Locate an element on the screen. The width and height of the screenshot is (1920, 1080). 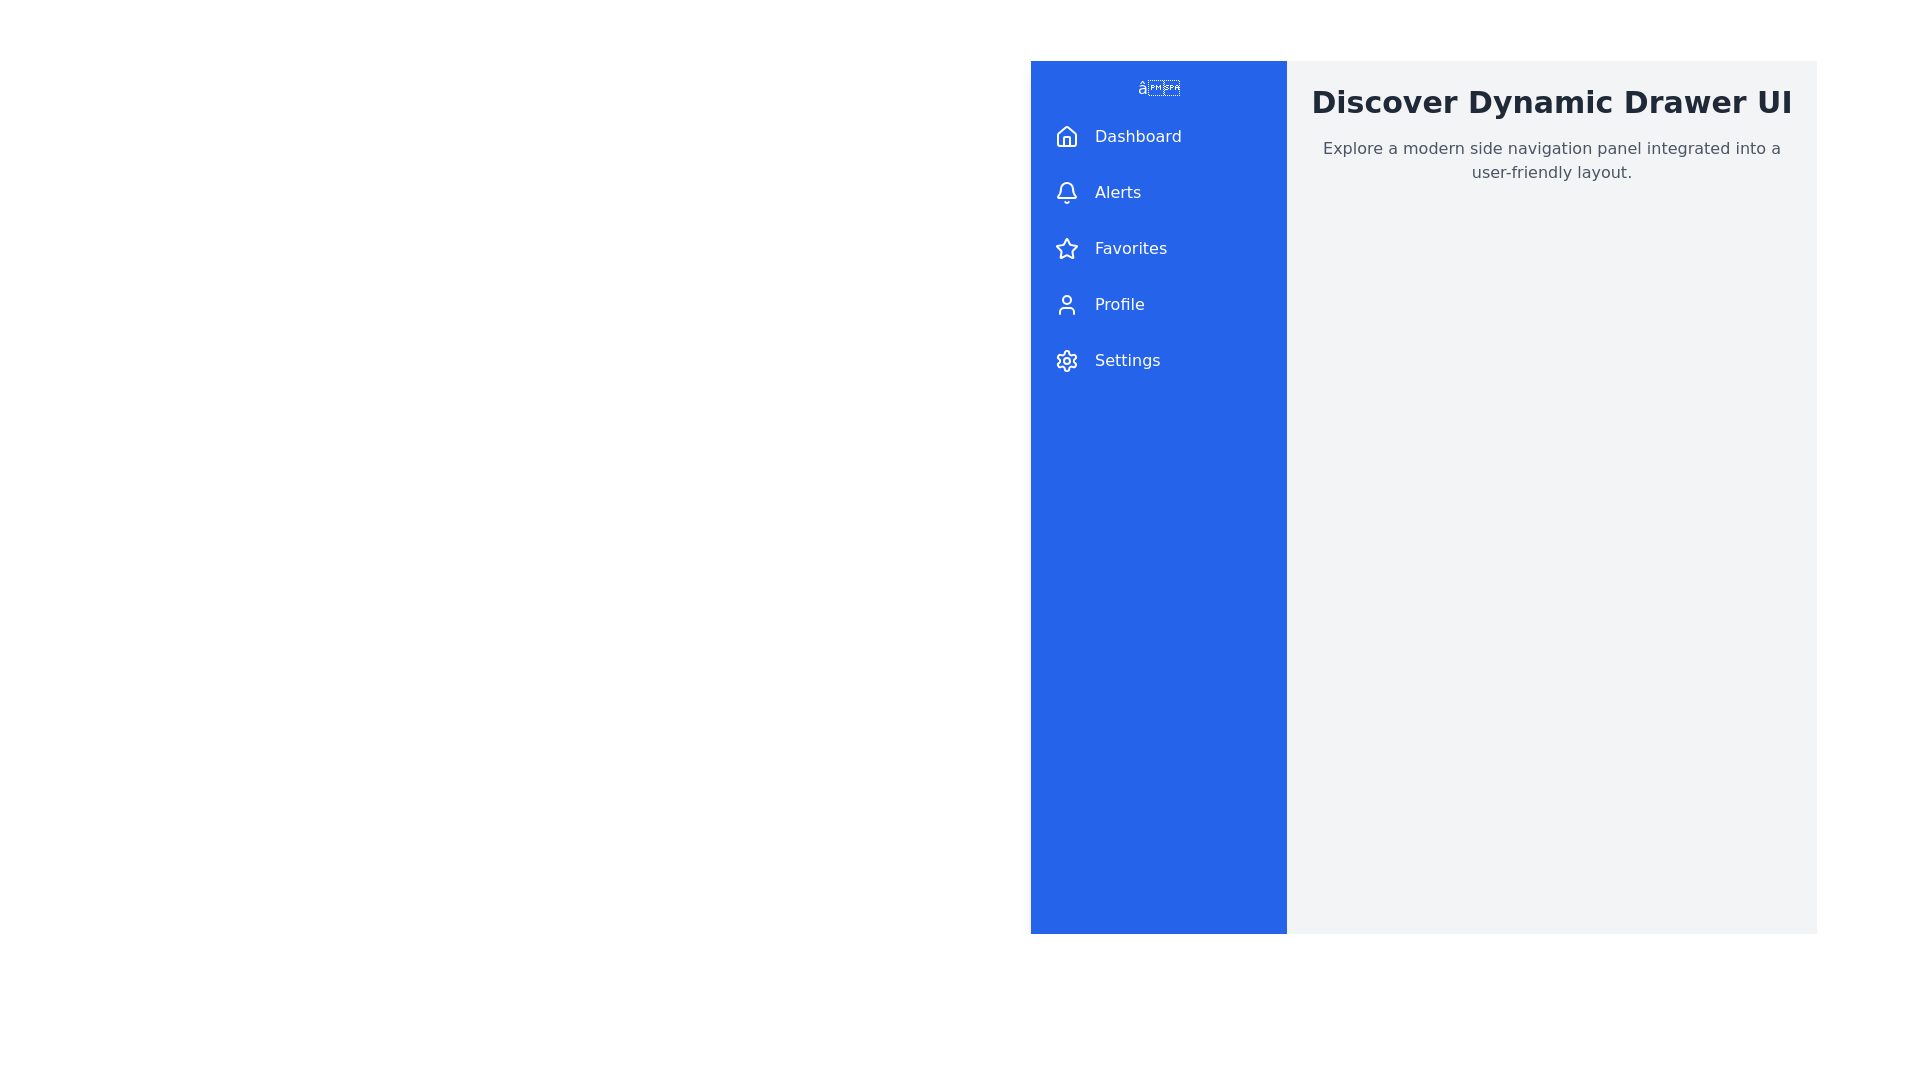
the individual item in the vertical navigation menu is located at coordinates (1158, 248).